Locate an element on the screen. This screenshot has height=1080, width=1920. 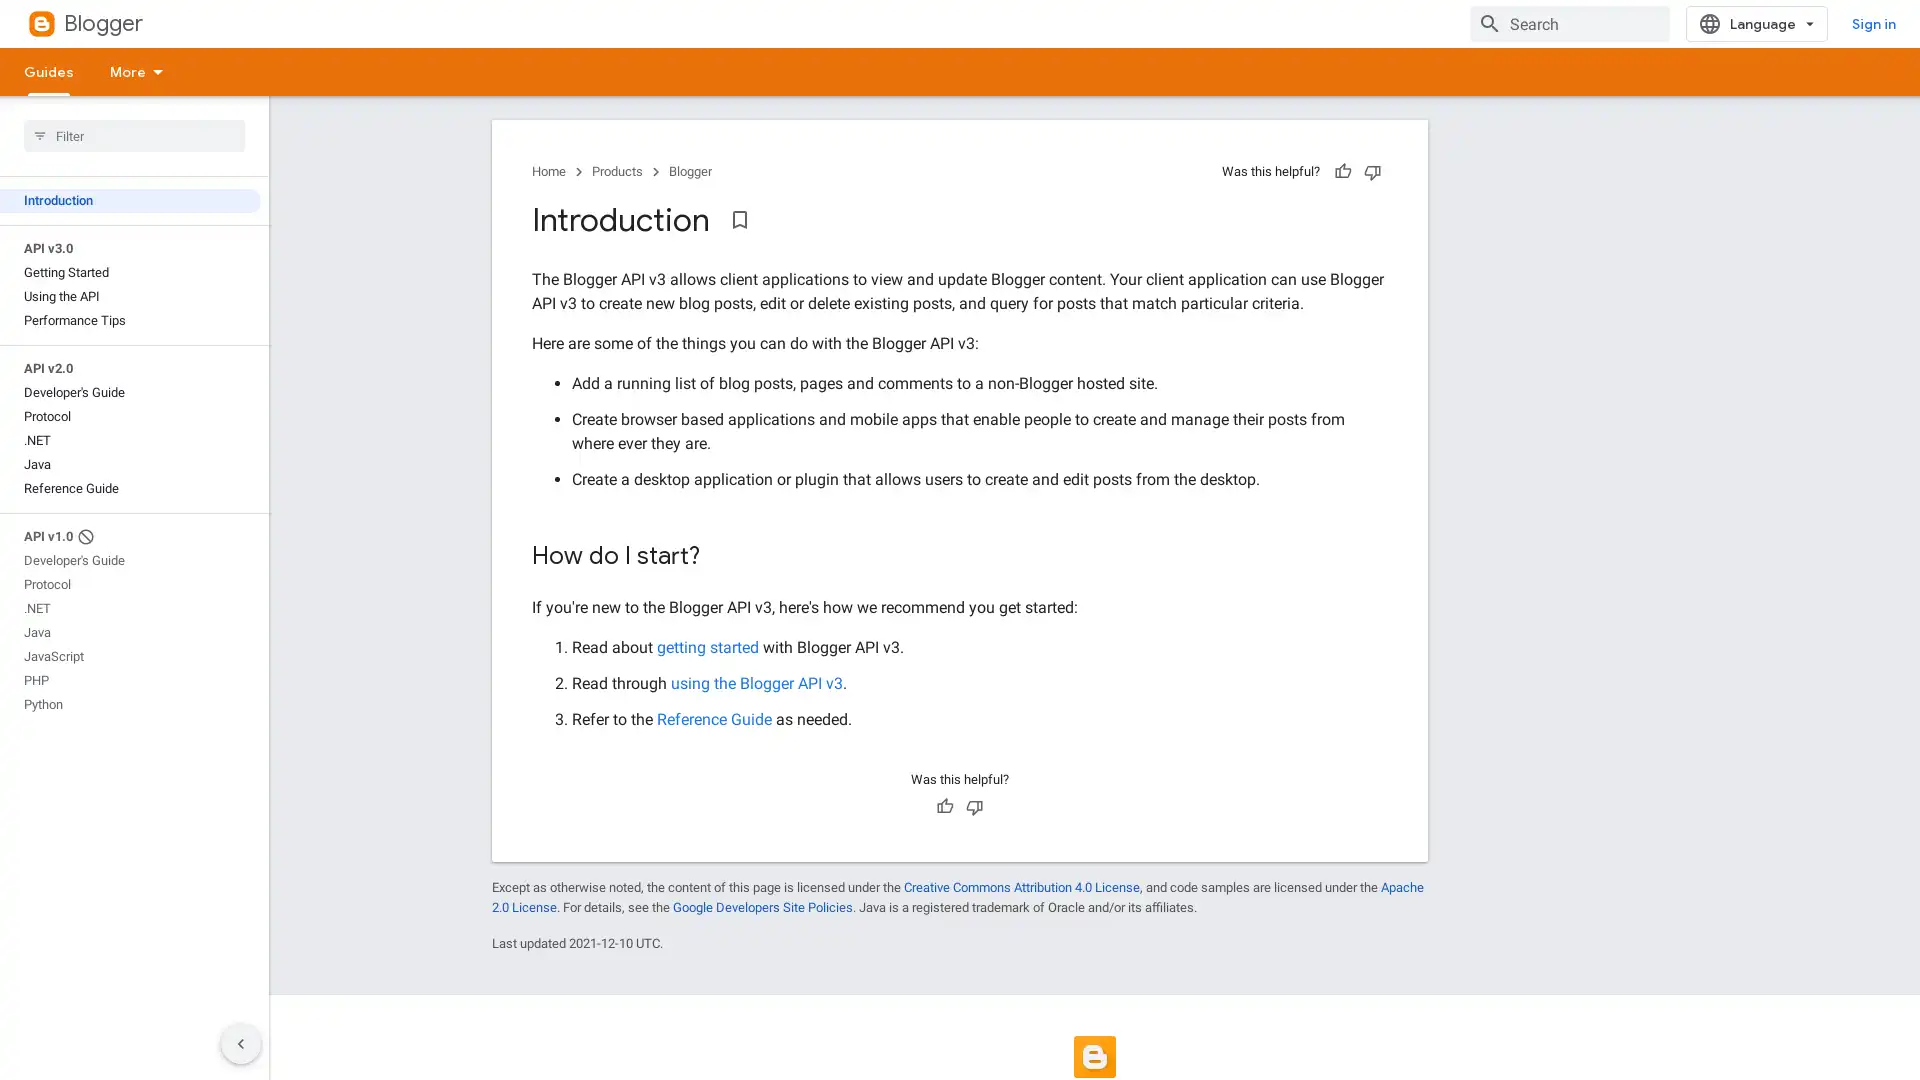
Helpful is located at coordinates (1343, 171).